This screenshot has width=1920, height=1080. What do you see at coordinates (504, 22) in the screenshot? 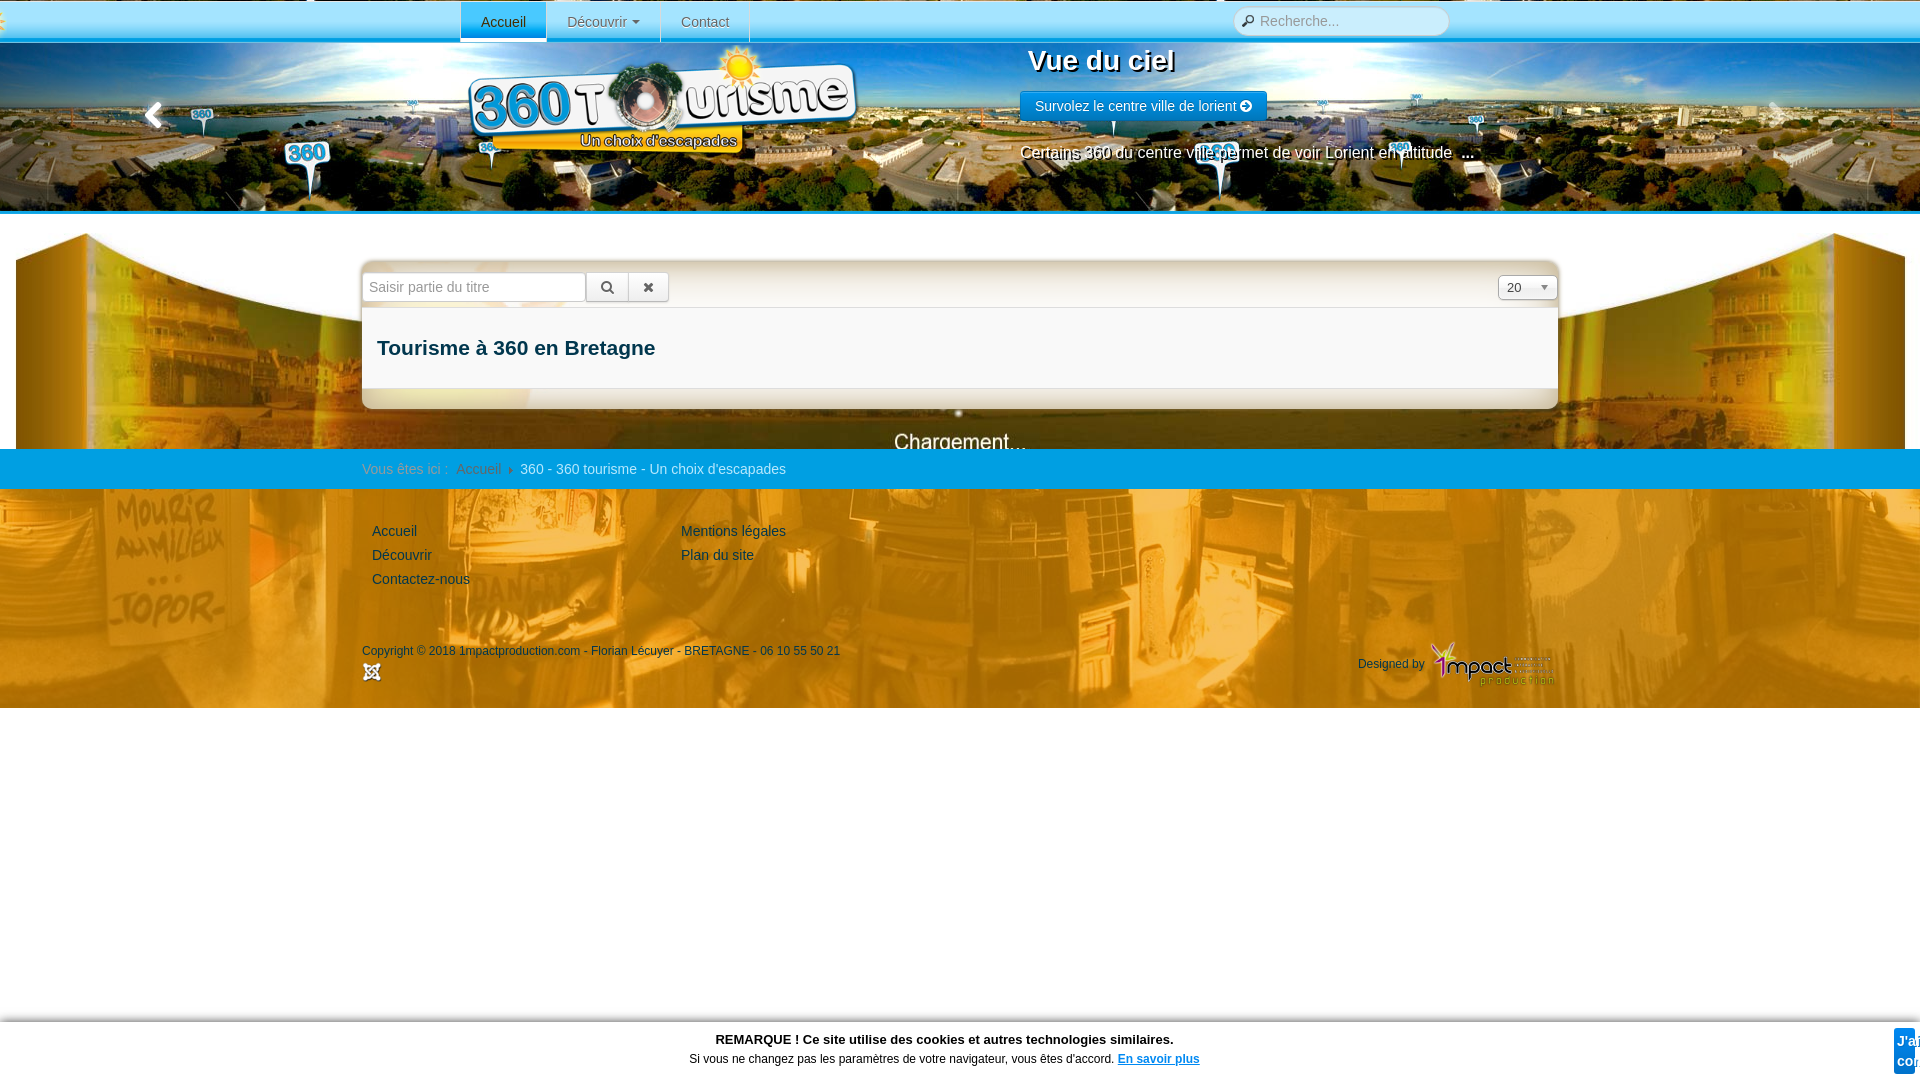
I see `'Accueil'` at bounding box center [504, 22].